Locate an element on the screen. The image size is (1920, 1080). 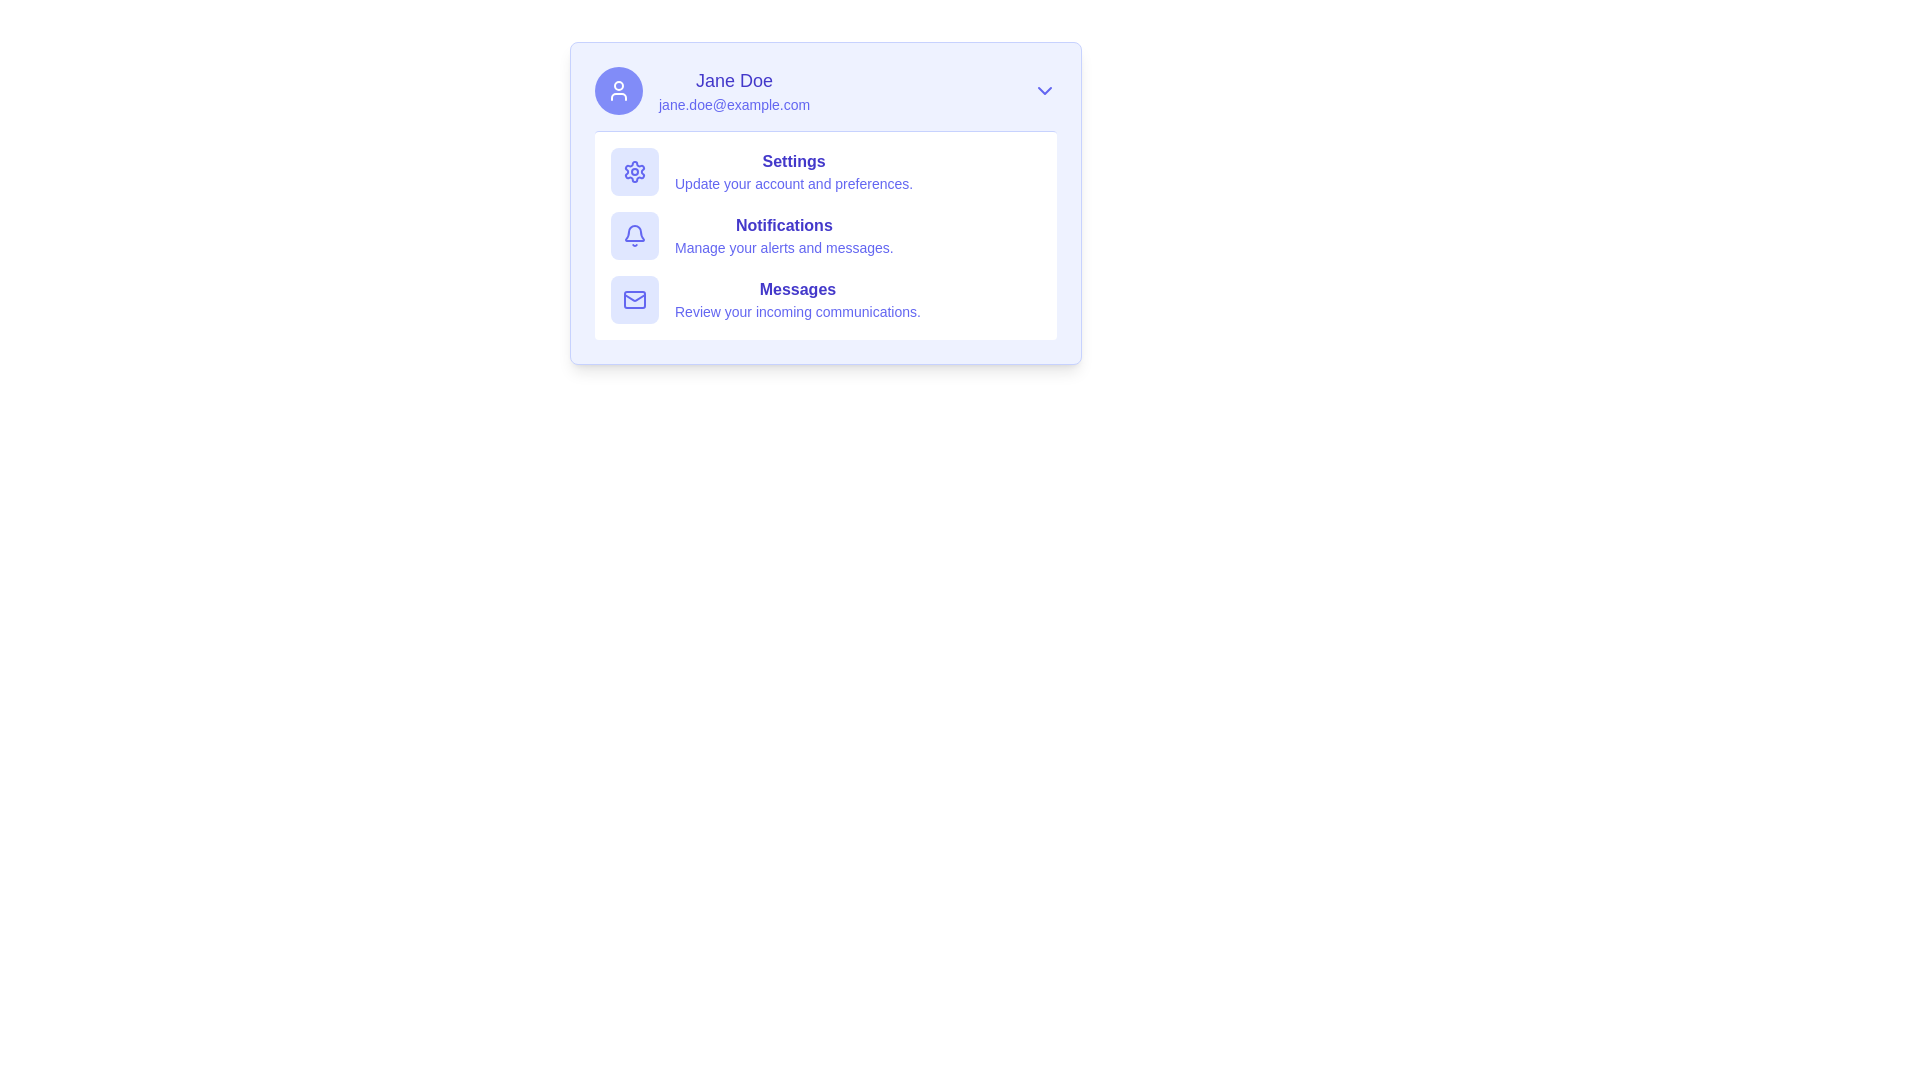
SVG rectangular shape with rounded corners that is part of the mail icon, located centrally within the icon is located at coordinates (633, 300).